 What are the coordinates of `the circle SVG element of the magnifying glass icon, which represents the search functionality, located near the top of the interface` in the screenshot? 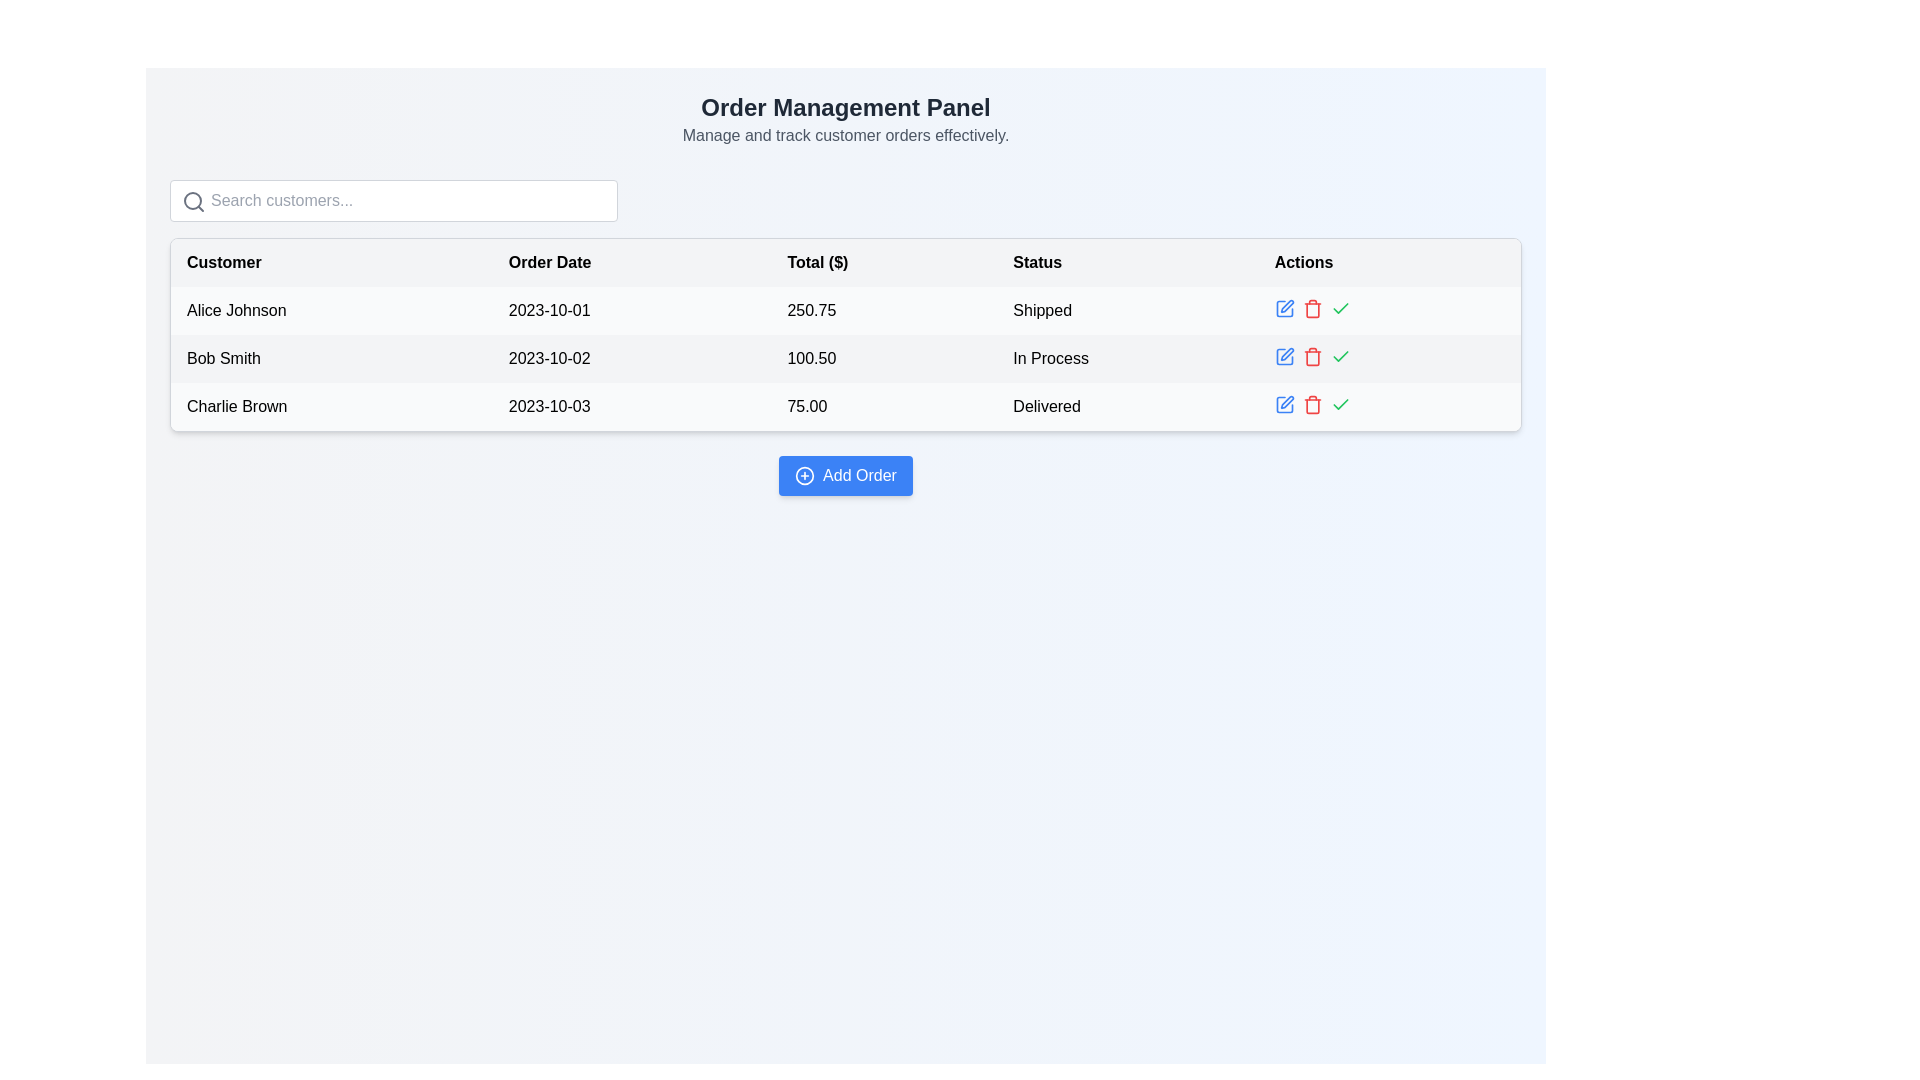 It's located at (192, 200).